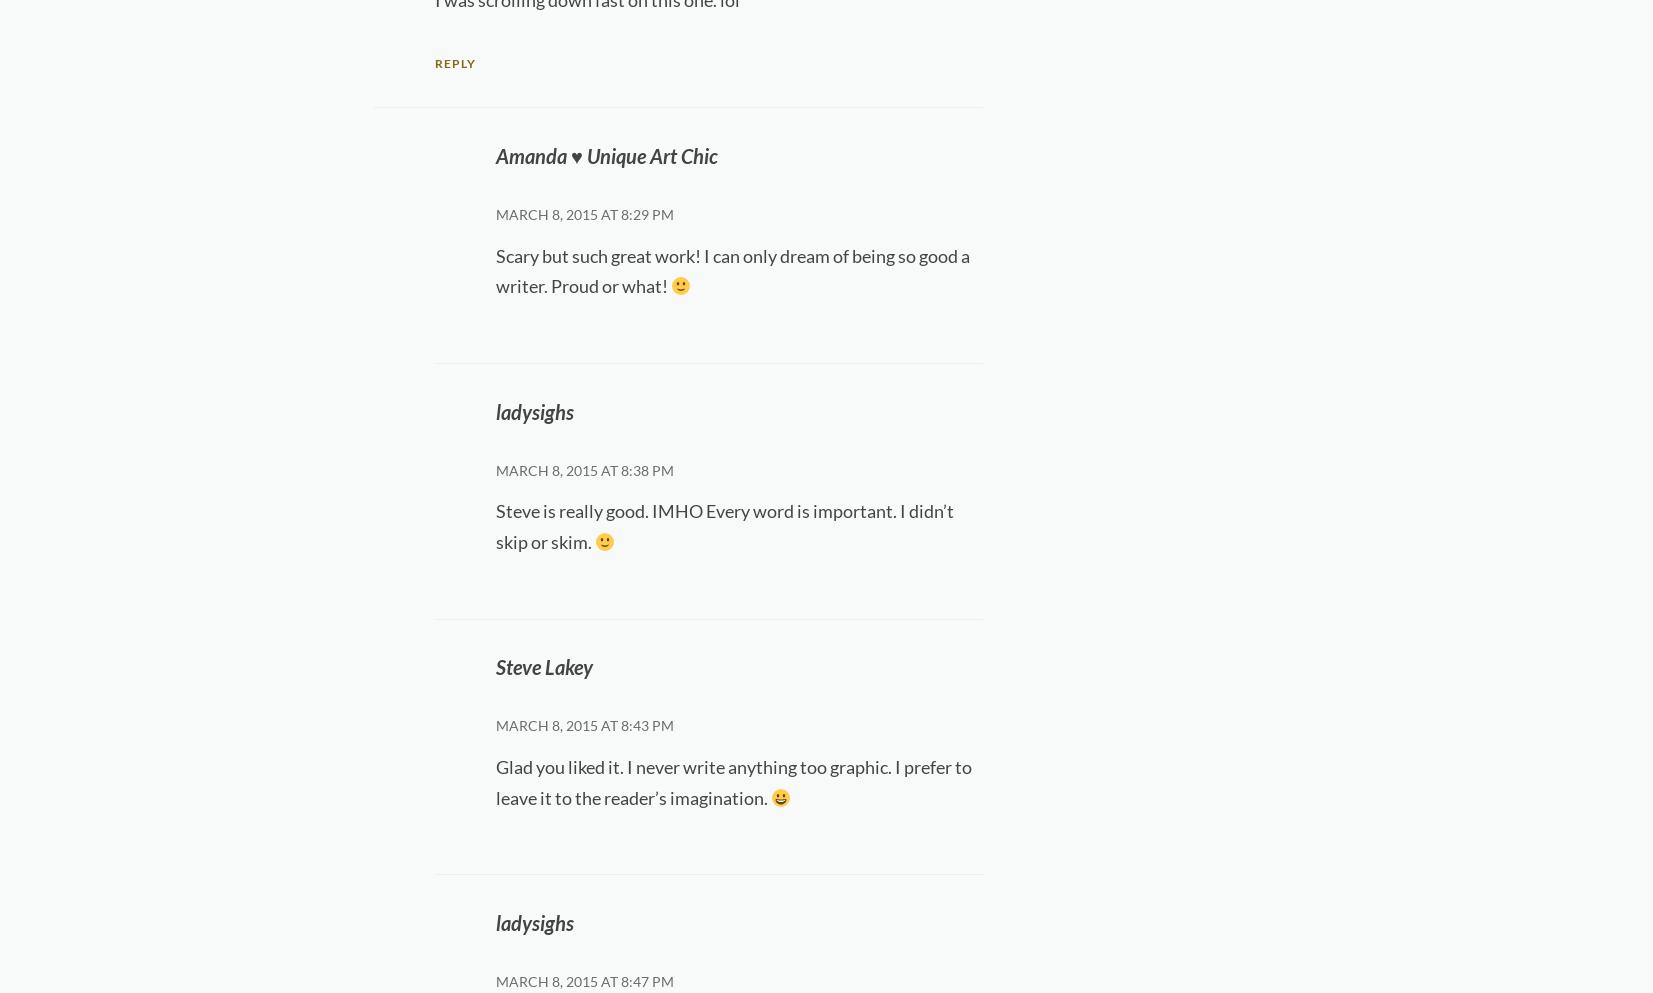  Describe the element at coordinates (731, 270) in the screenshot. I see `'Scary but such great work! I can only dream of being so good a writer. Proud or what!'` at that location.